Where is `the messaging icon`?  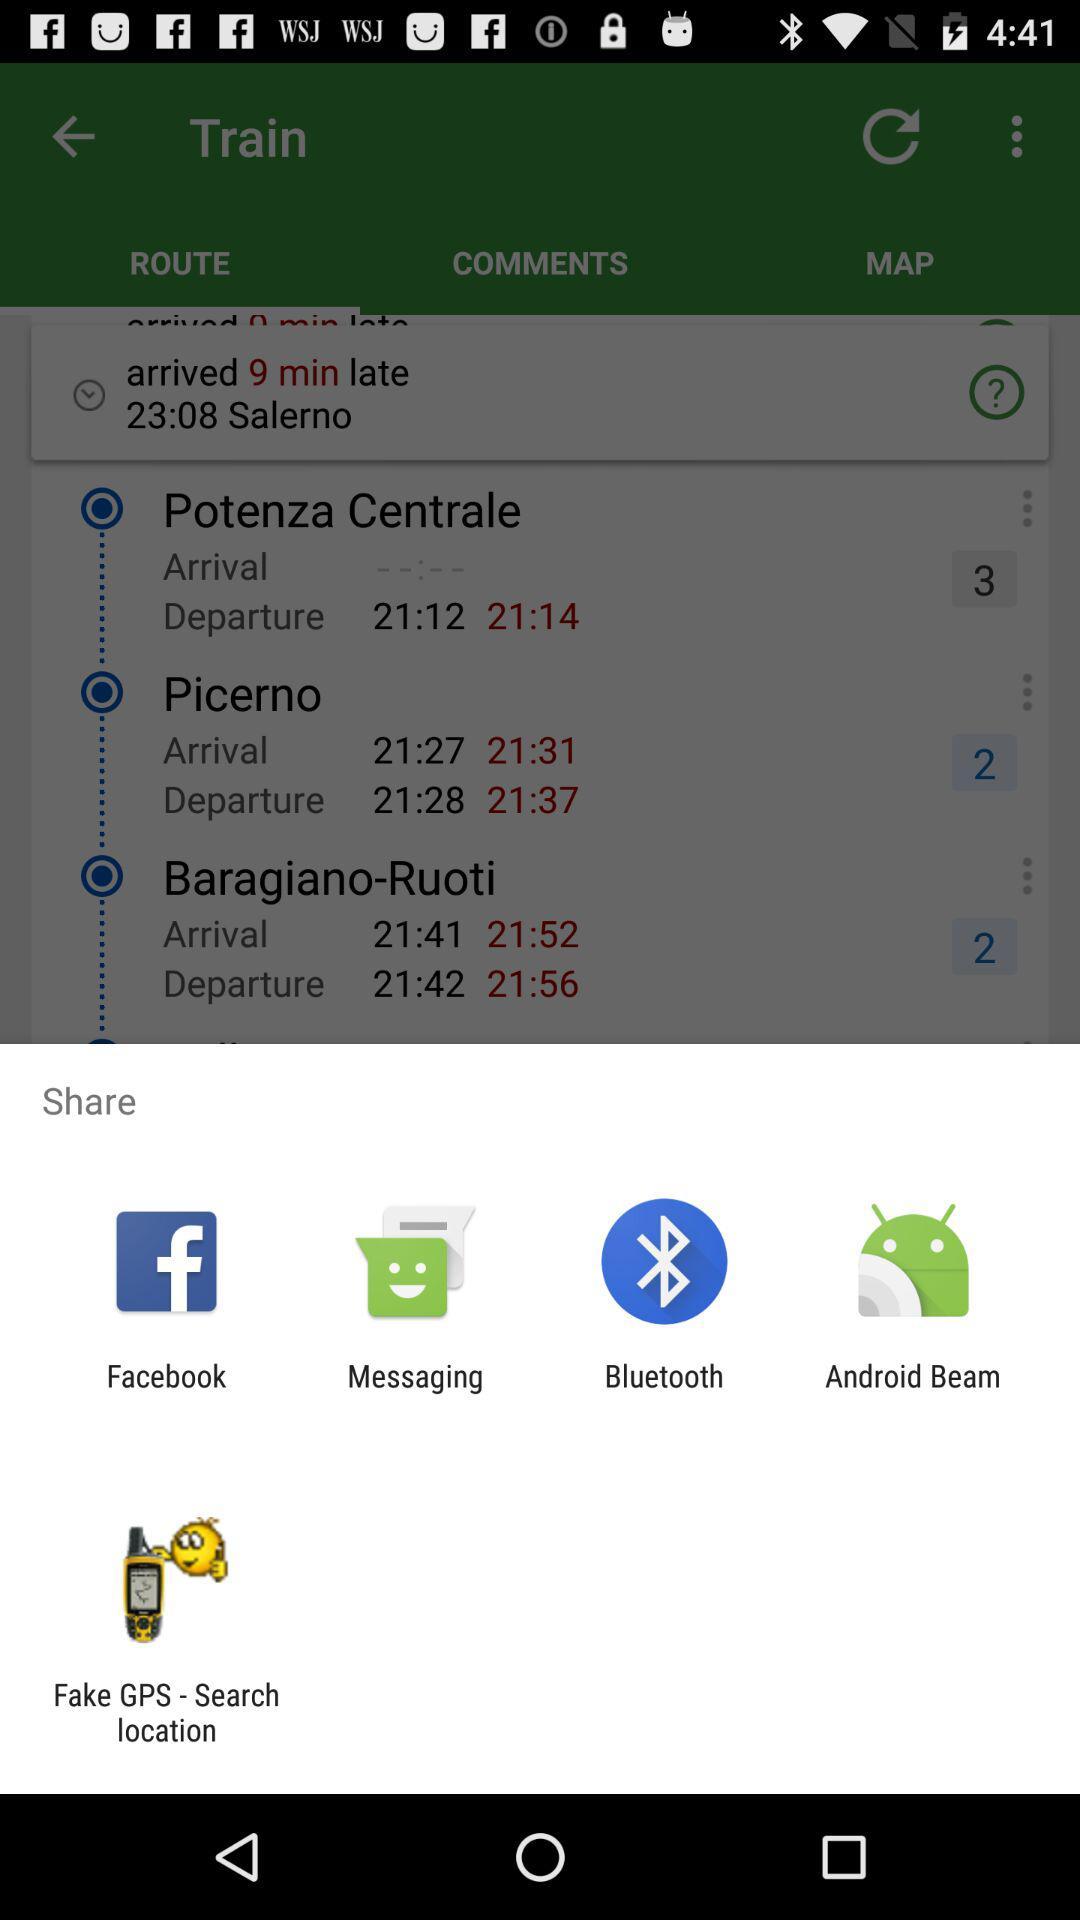 the messaging icon is located at coordinates (414, 1392).